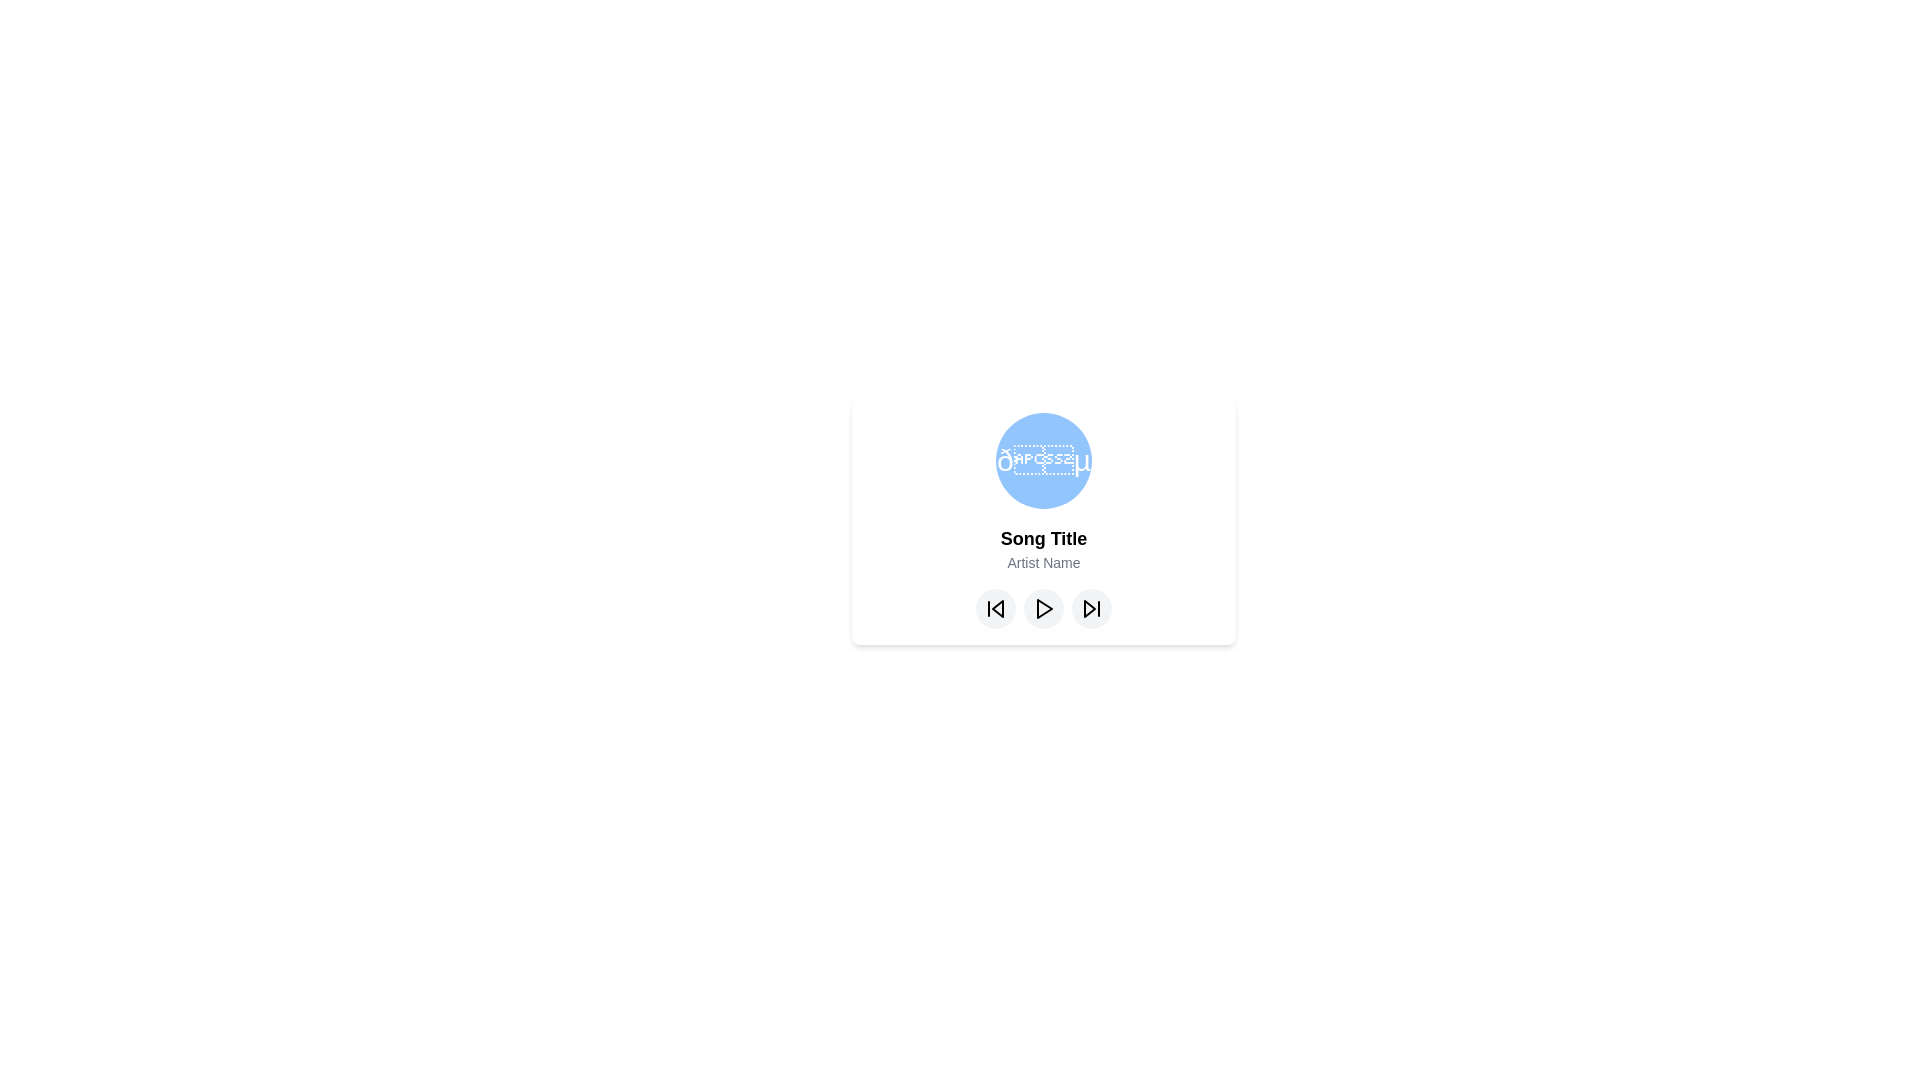 The image size is (1920, 1080). Describe the element at coordinates (1042, 608) in the screenshot. I see `the play button in the media player interface by tabbing to it, which is centrally located among the navigation controls below the album artwork` at that location.